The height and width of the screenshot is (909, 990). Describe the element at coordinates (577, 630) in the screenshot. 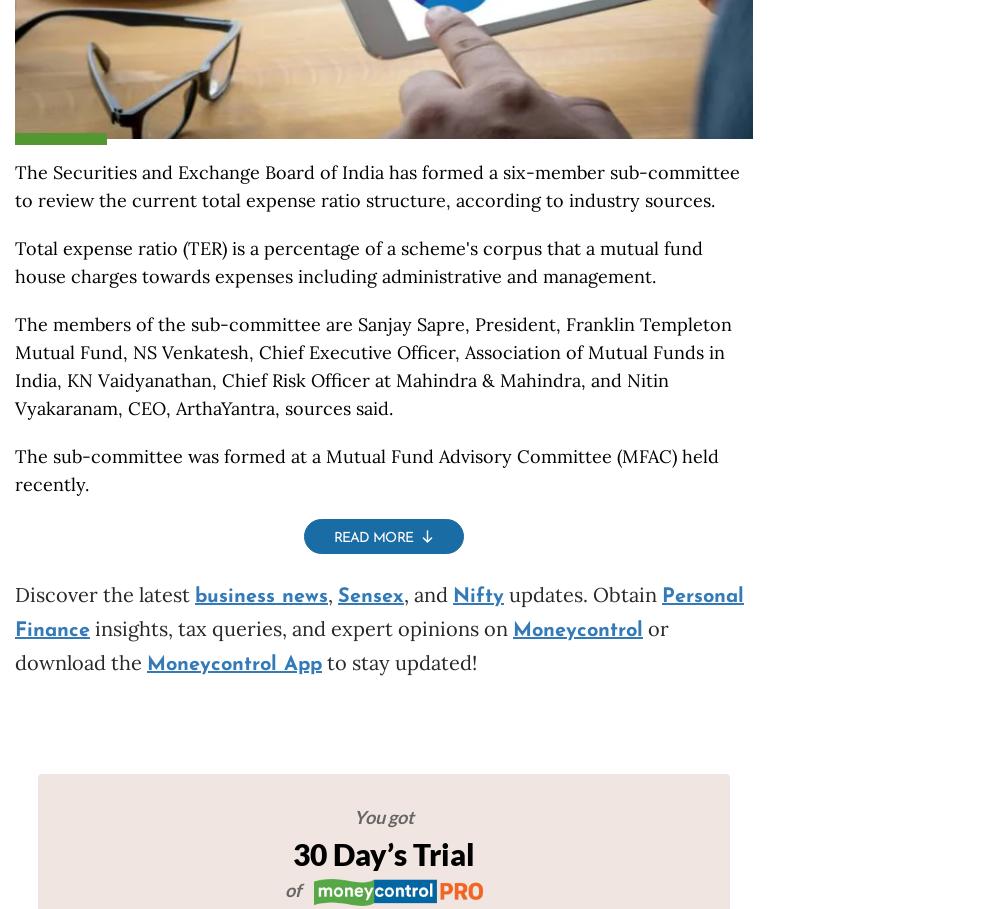

I see `'Moneycontrol'` at that location.